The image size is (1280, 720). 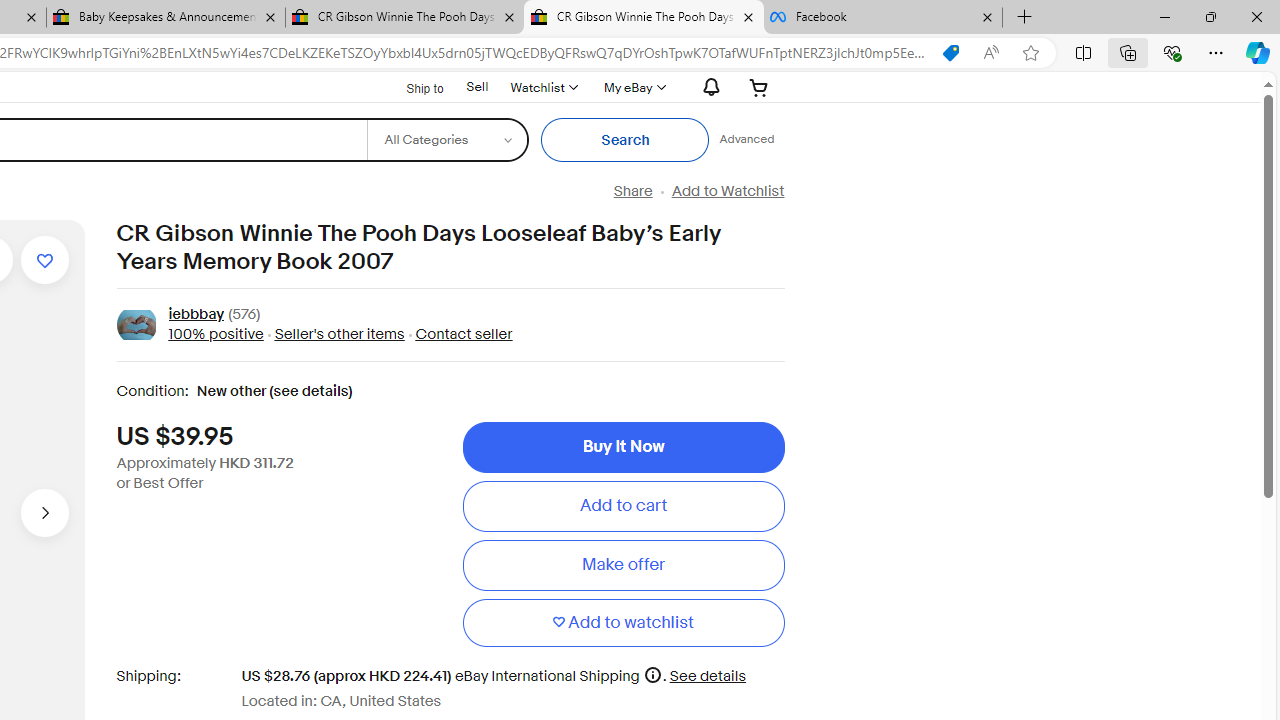 What do you see at coordinates (882, 17) in the screenshot?
I see `'Facebook'` at bounding box center [882, 17].